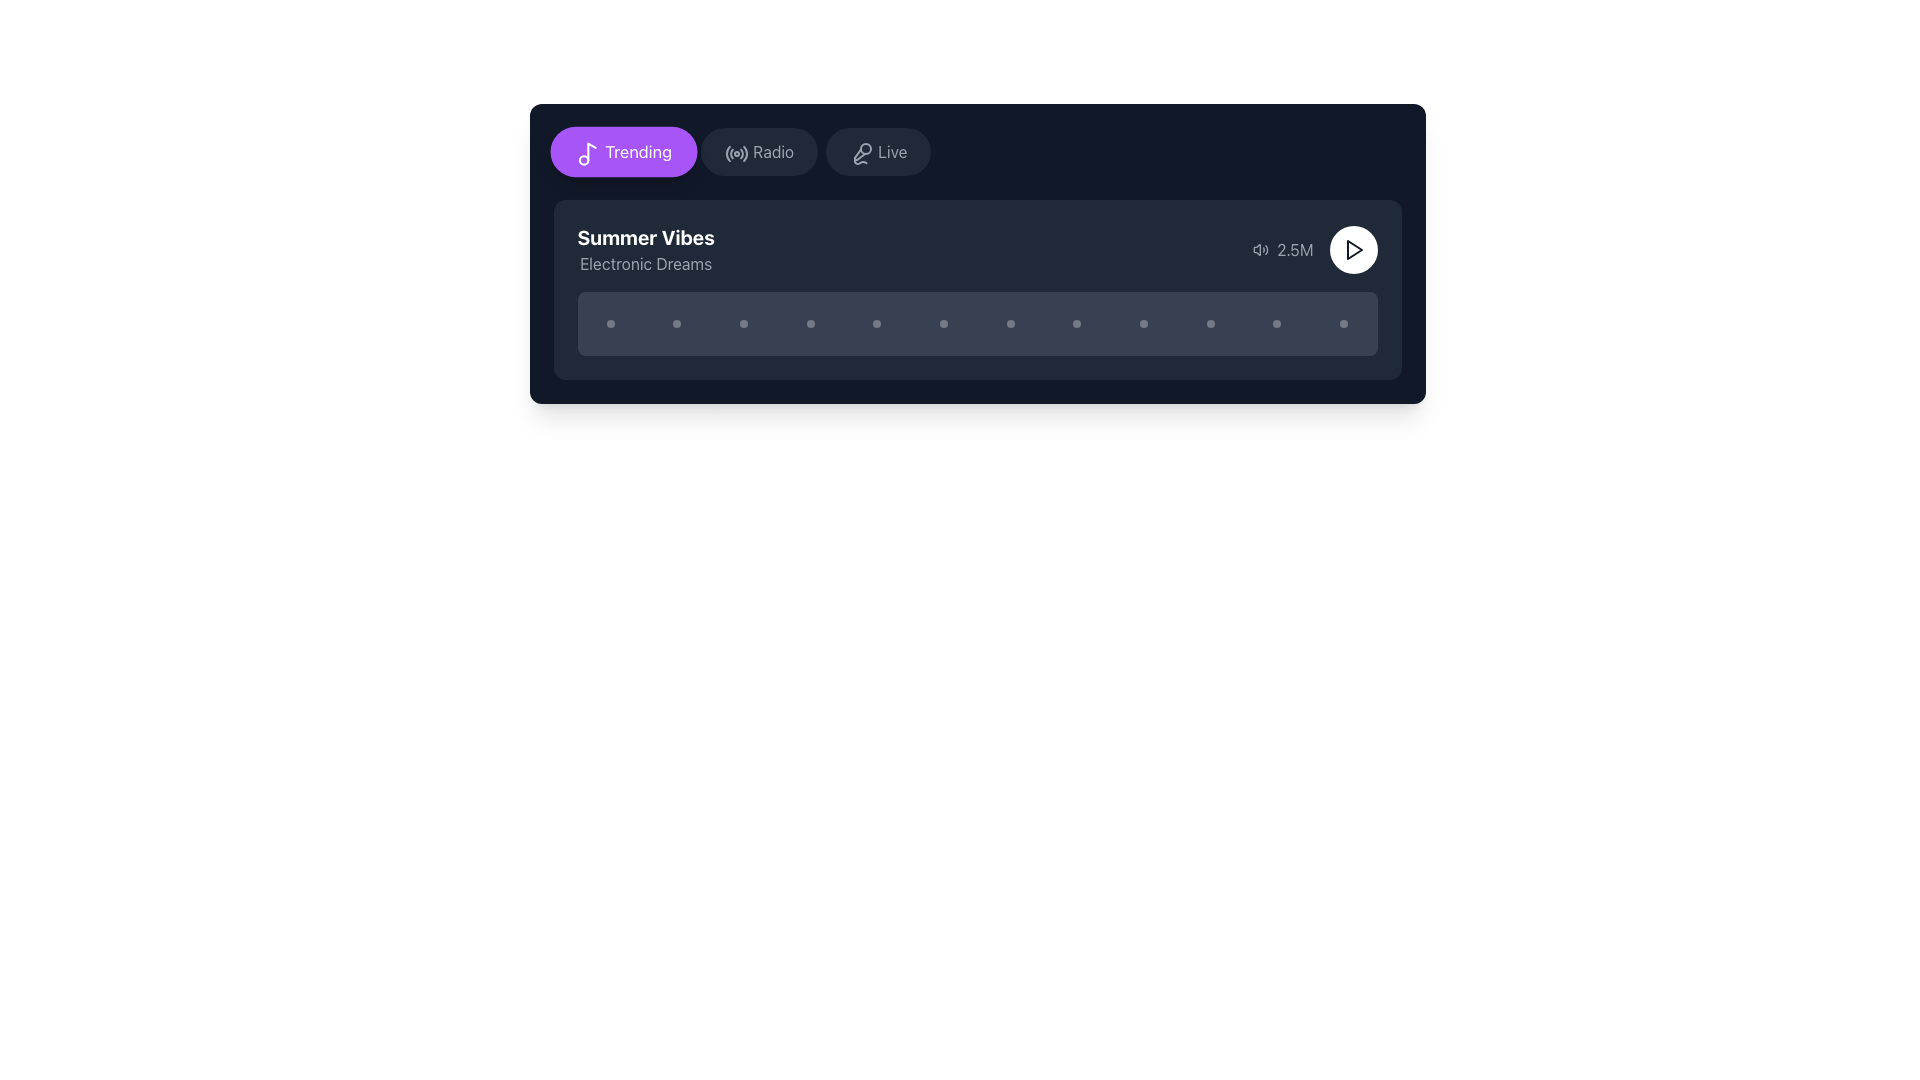  I want to click on the white music note icon within the purple oval 'Trending' button, located at the top-left of the card interface, so click(586, 153).